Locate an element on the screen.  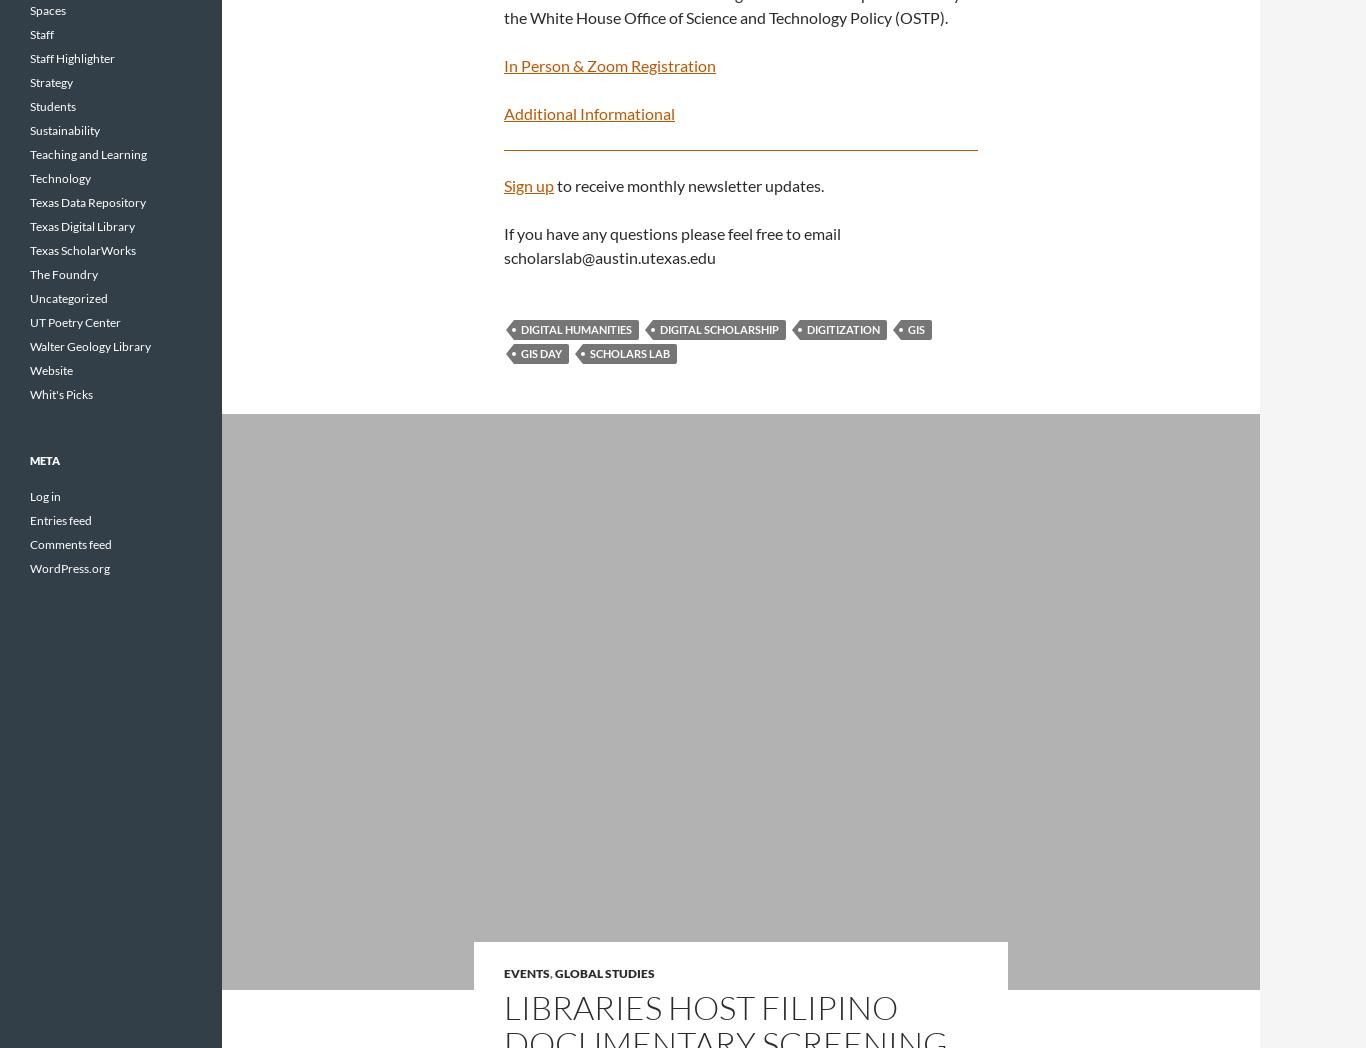
'Texas Data Repository' is located at coordinates (87, 201).